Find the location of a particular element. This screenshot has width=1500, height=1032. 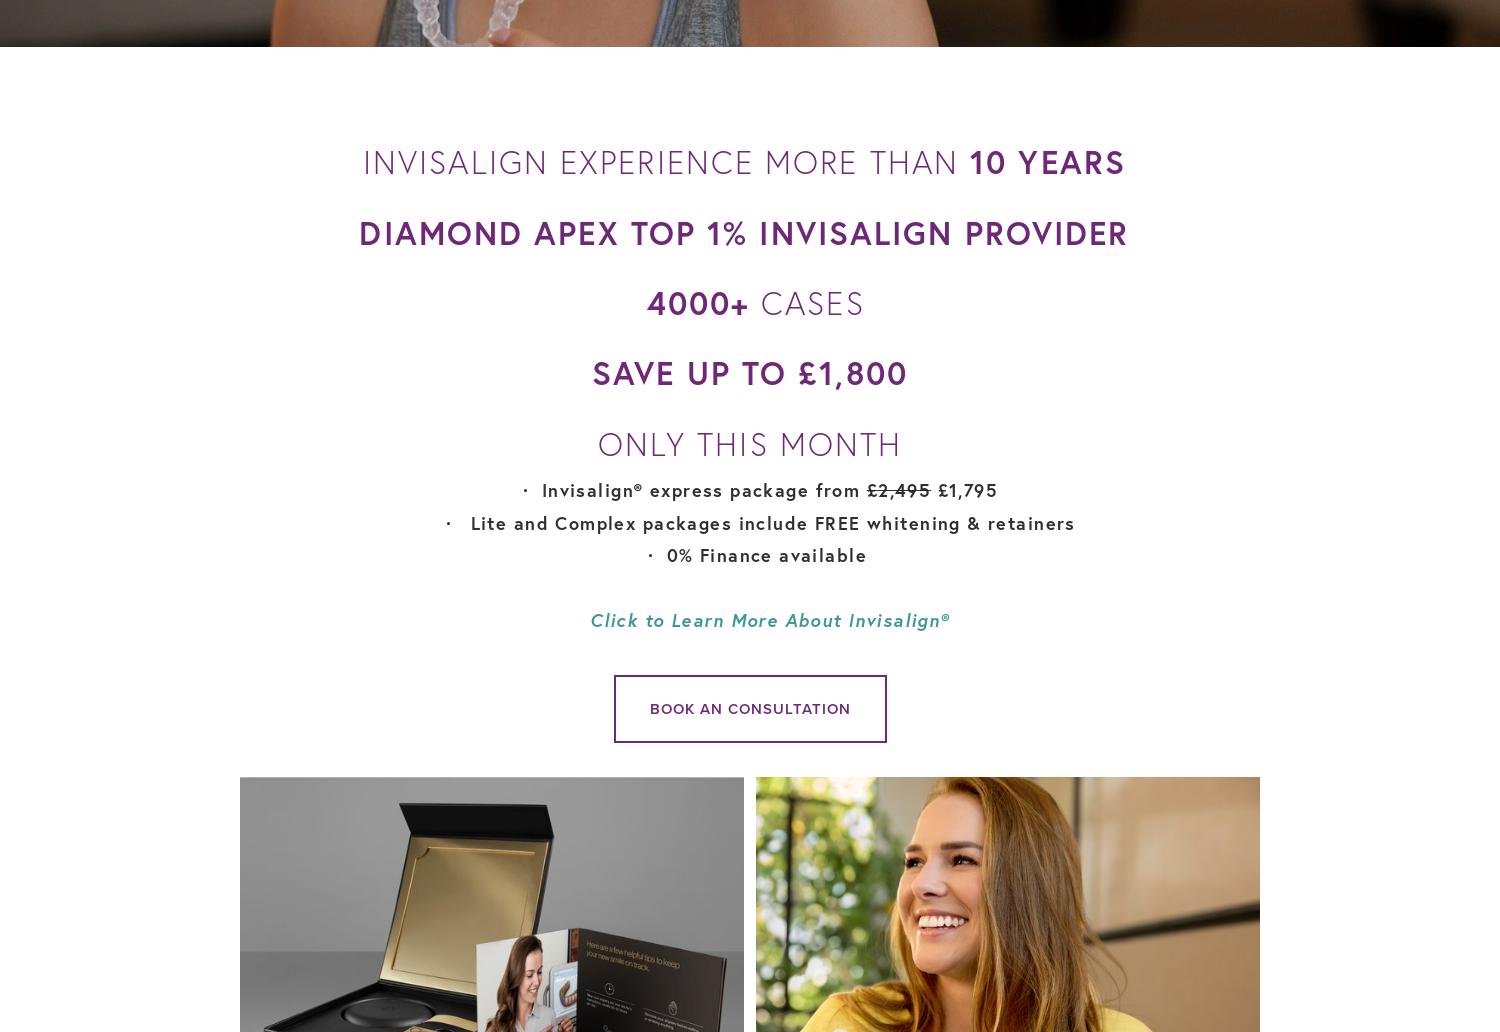

'Click to Learn More About Invisalign®' is located at coordinates (769, 618).